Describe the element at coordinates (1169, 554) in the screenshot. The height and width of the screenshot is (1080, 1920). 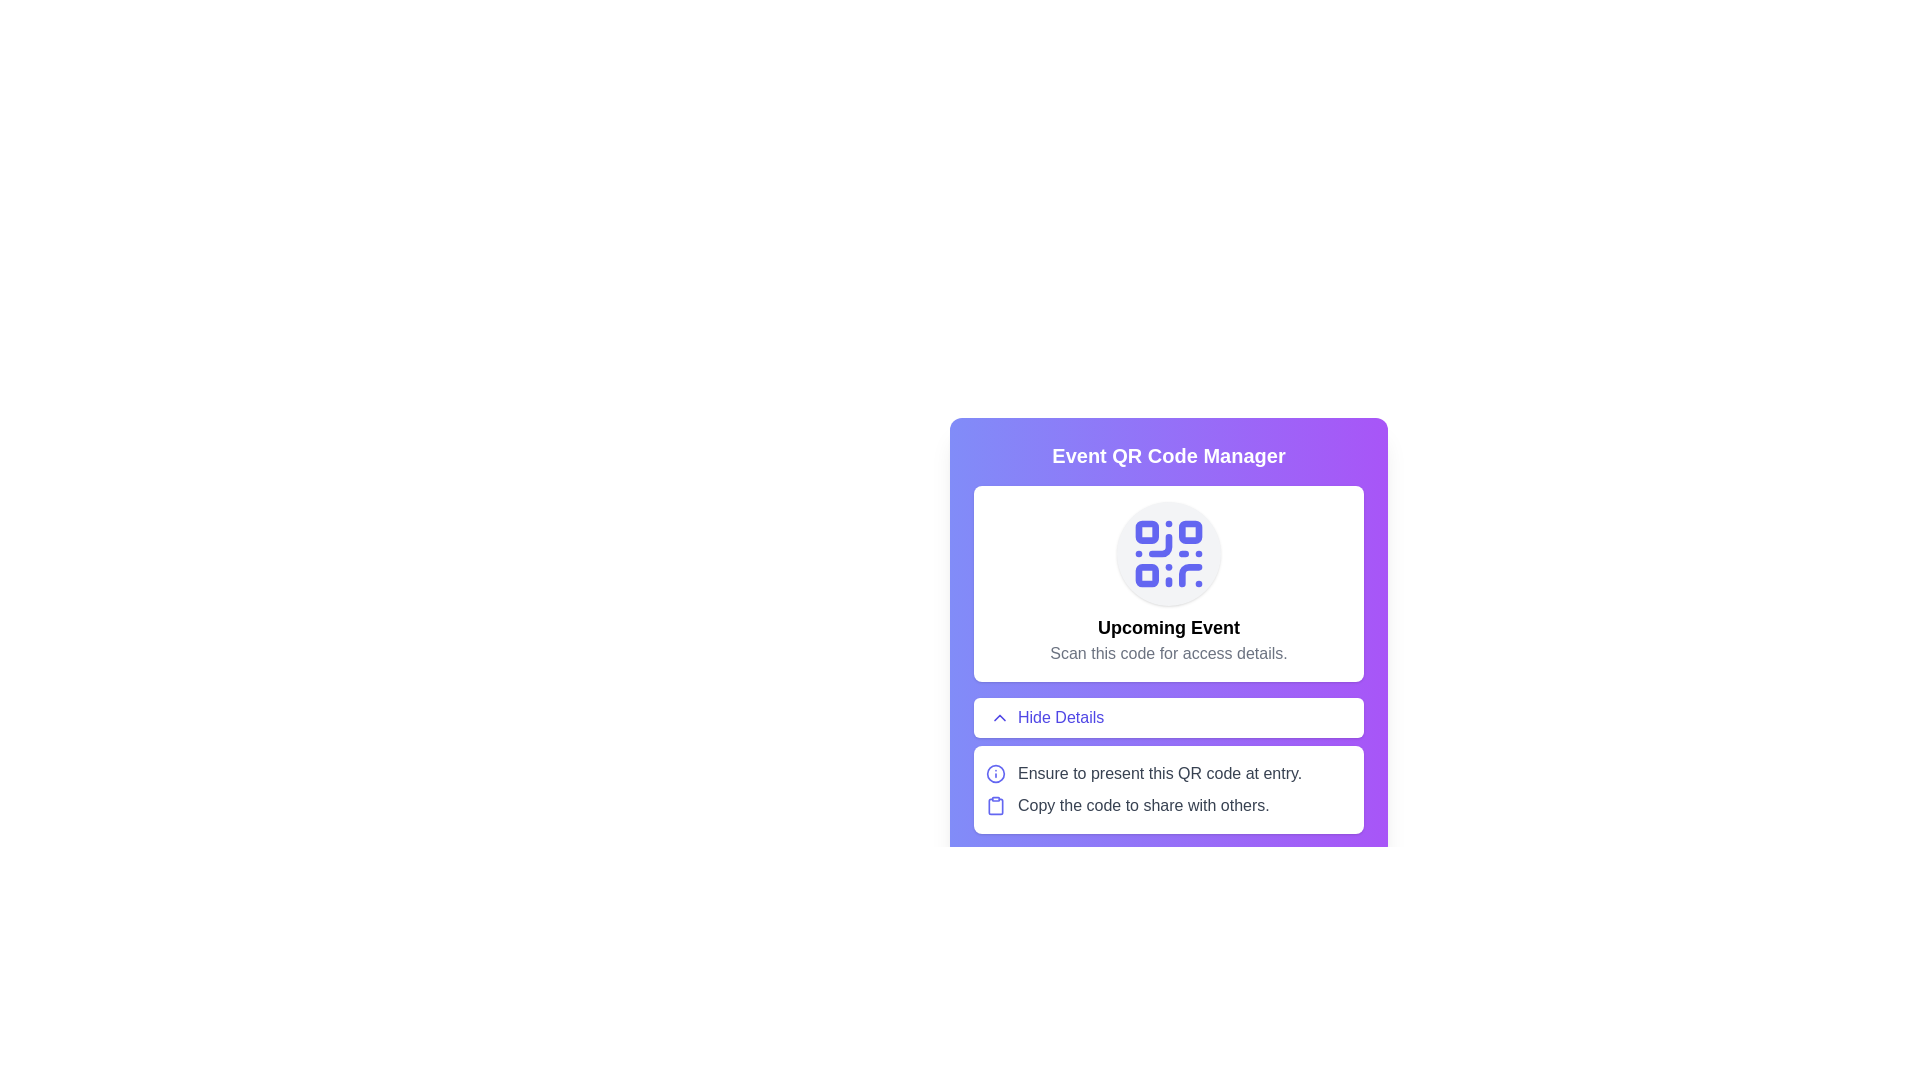
I see `the circular-shaped QR-code icon with a light background and blue styling, located centrally in the purple-themed widget labeled 'Event QR Code Manager'` at that location.